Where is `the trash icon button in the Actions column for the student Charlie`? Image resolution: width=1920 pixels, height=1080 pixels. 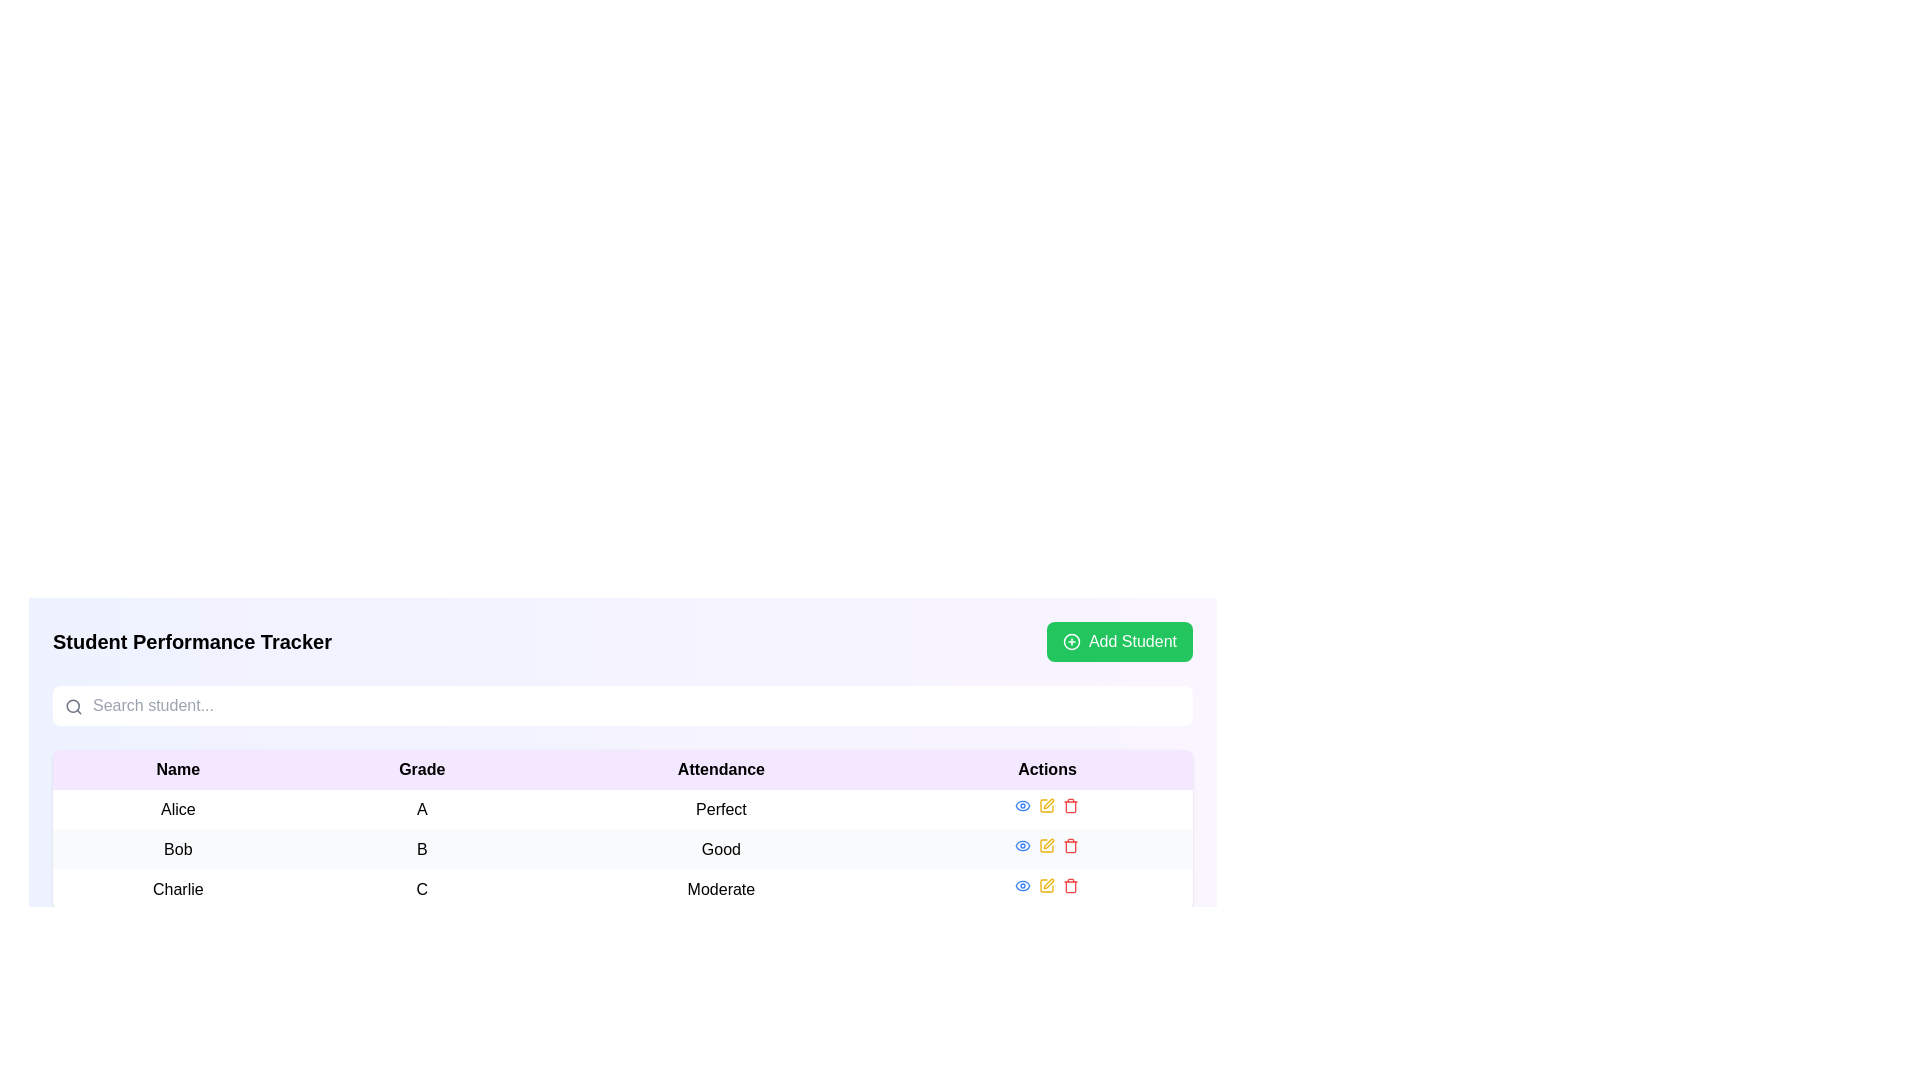
the trash icon button in the Actions column for the student Charlie is located at coordinates (1070, 806).